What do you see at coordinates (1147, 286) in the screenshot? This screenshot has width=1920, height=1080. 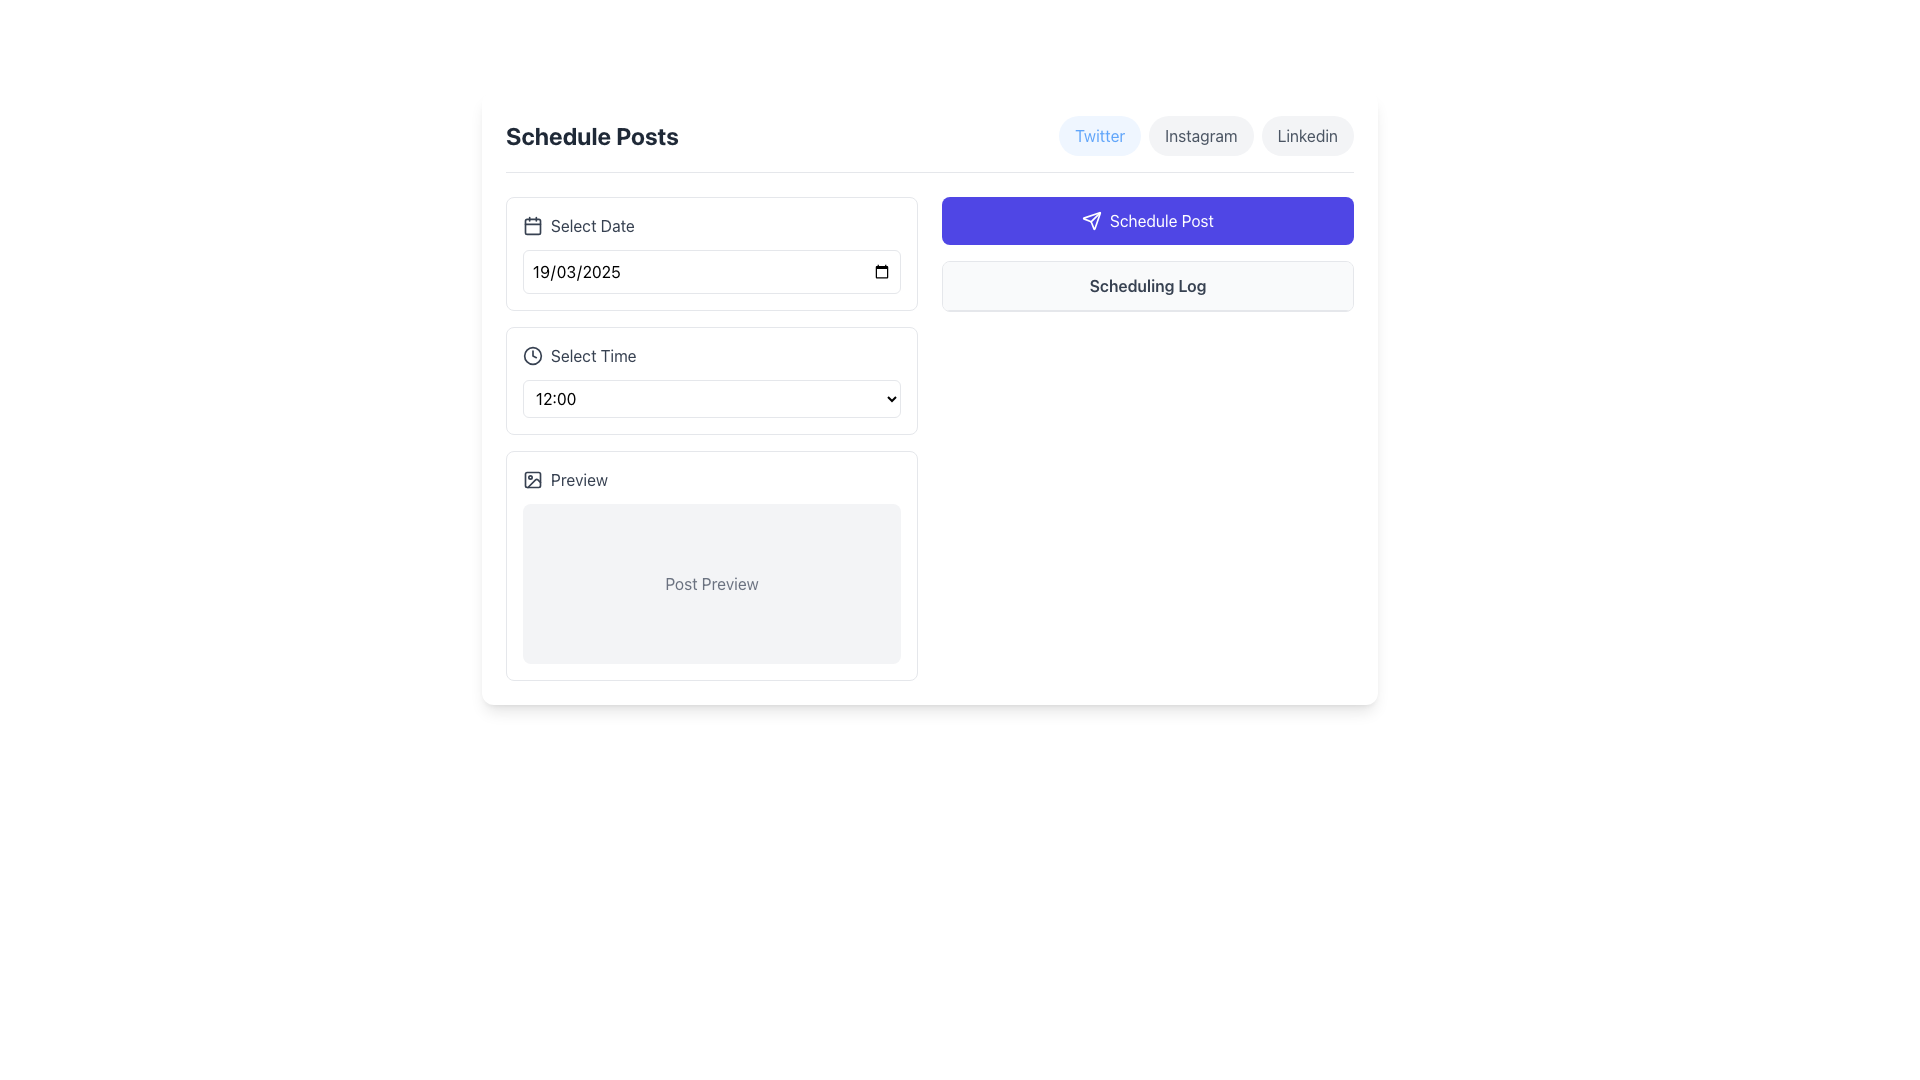 I see `the static text header labeled 'Scheduling Log', which is a rectangular block with a light gray background and dark bold text, located underneath the 'Schedule Post' button` at bounding box center [1147, 286].